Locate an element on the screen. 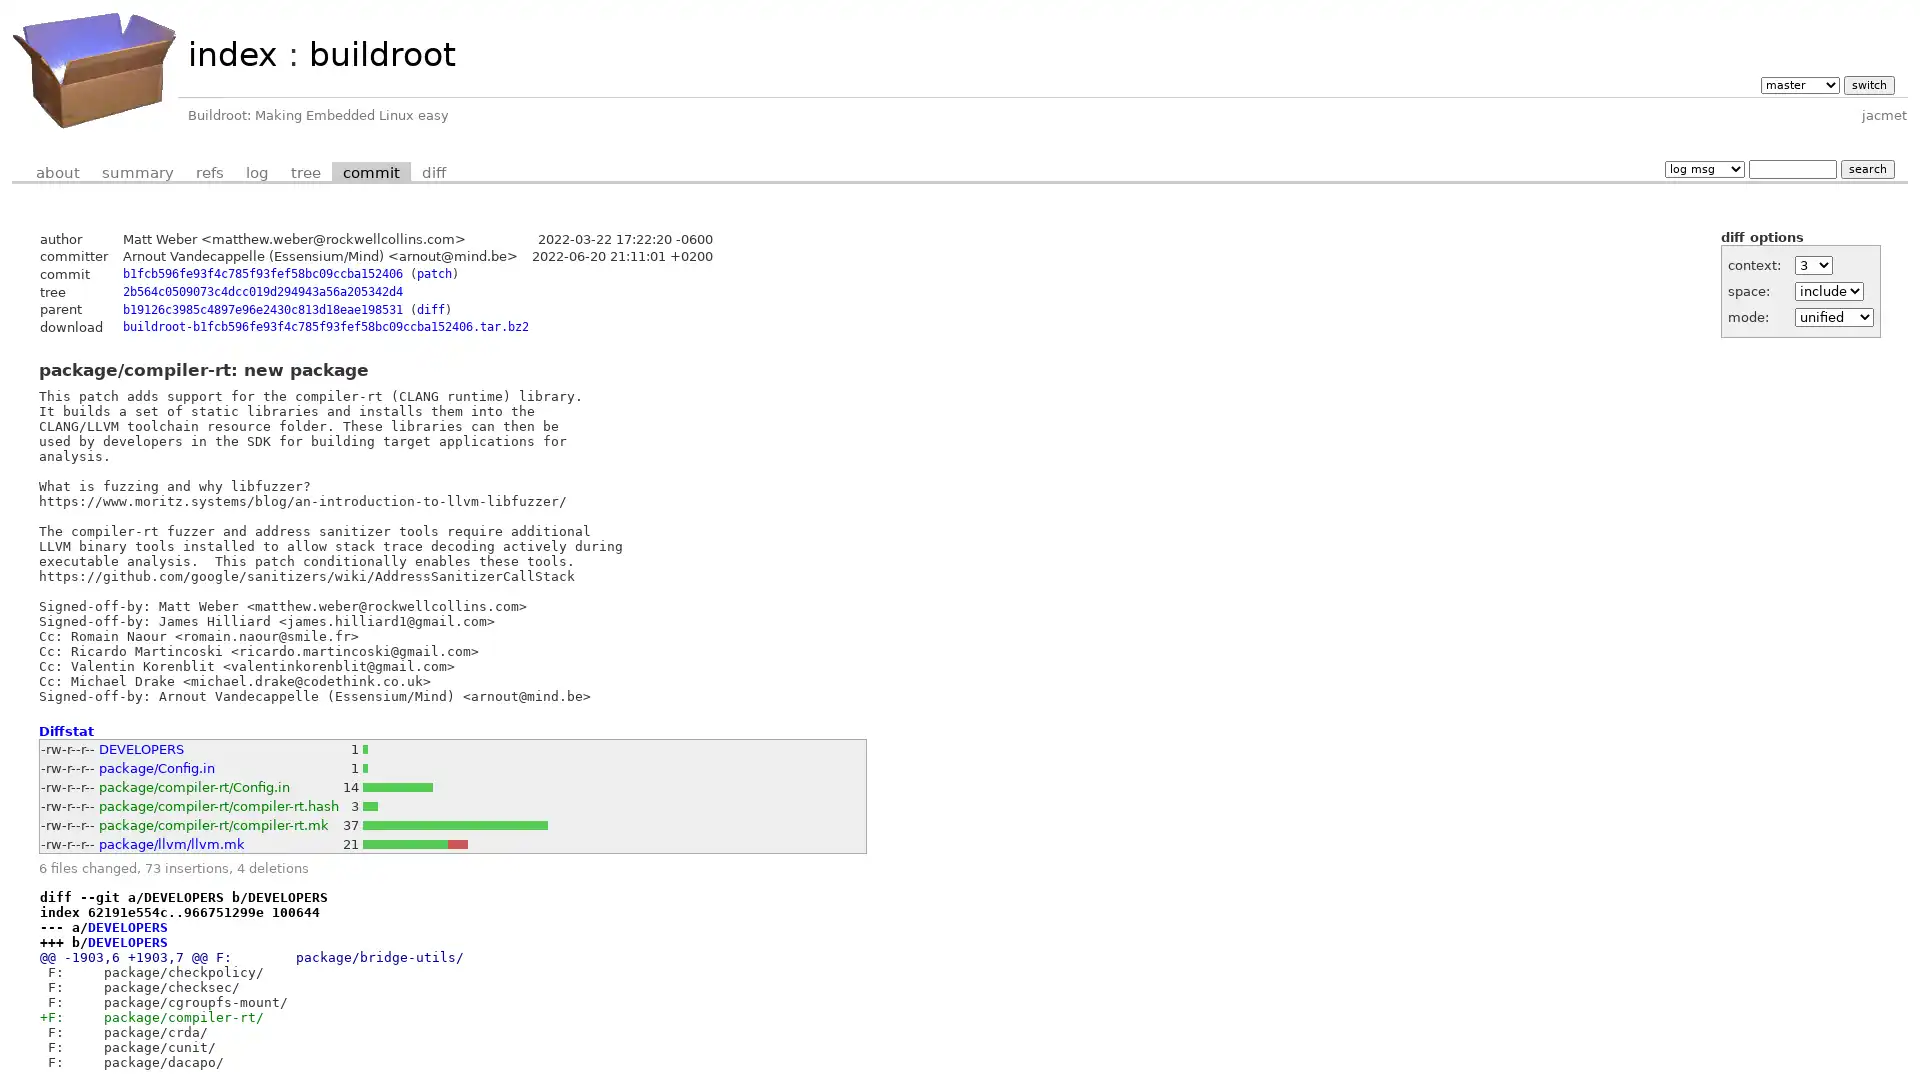 This screenshot has height=1080, width=1920. switch is located at coordinates (1867, 83).